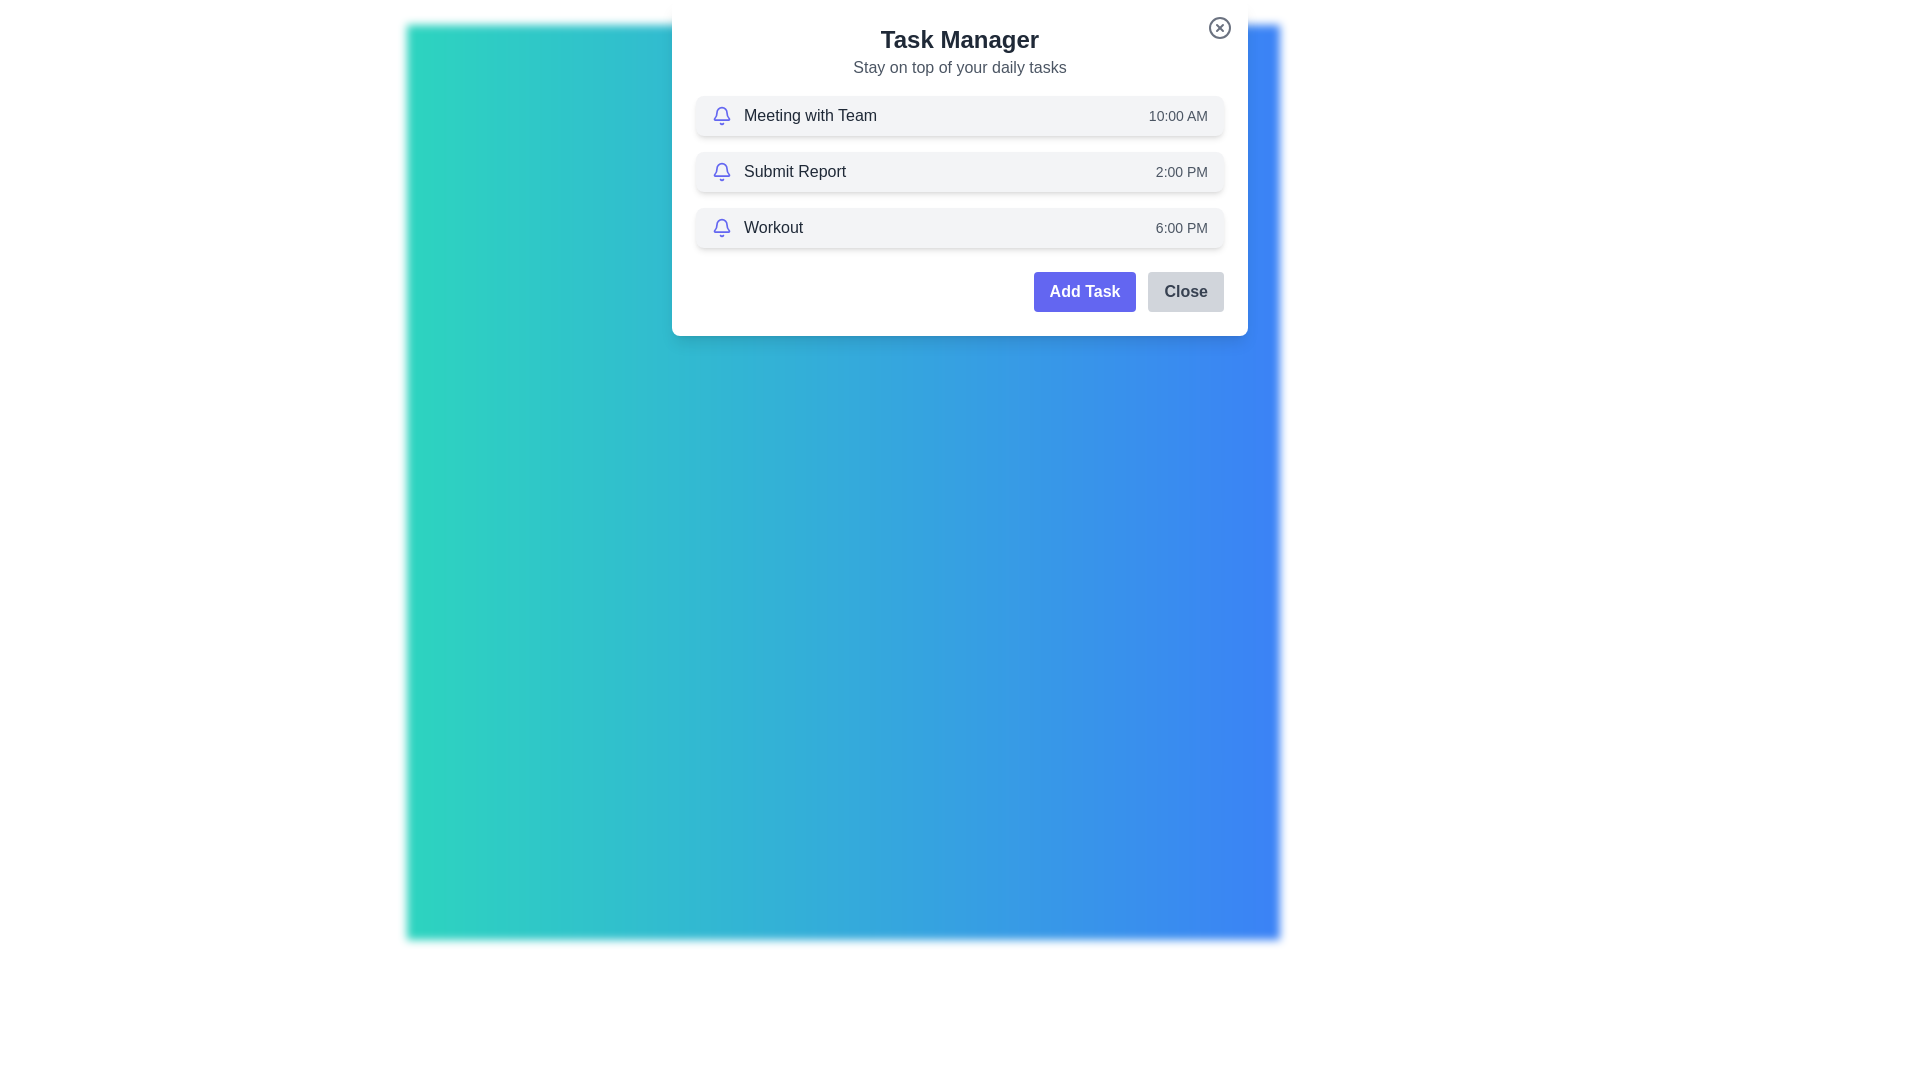  I want to click on the notification icon for the 'Workout' task, which is located in the third row of the task management interface, to the left of the 'Workout' text, so click(720, 226).